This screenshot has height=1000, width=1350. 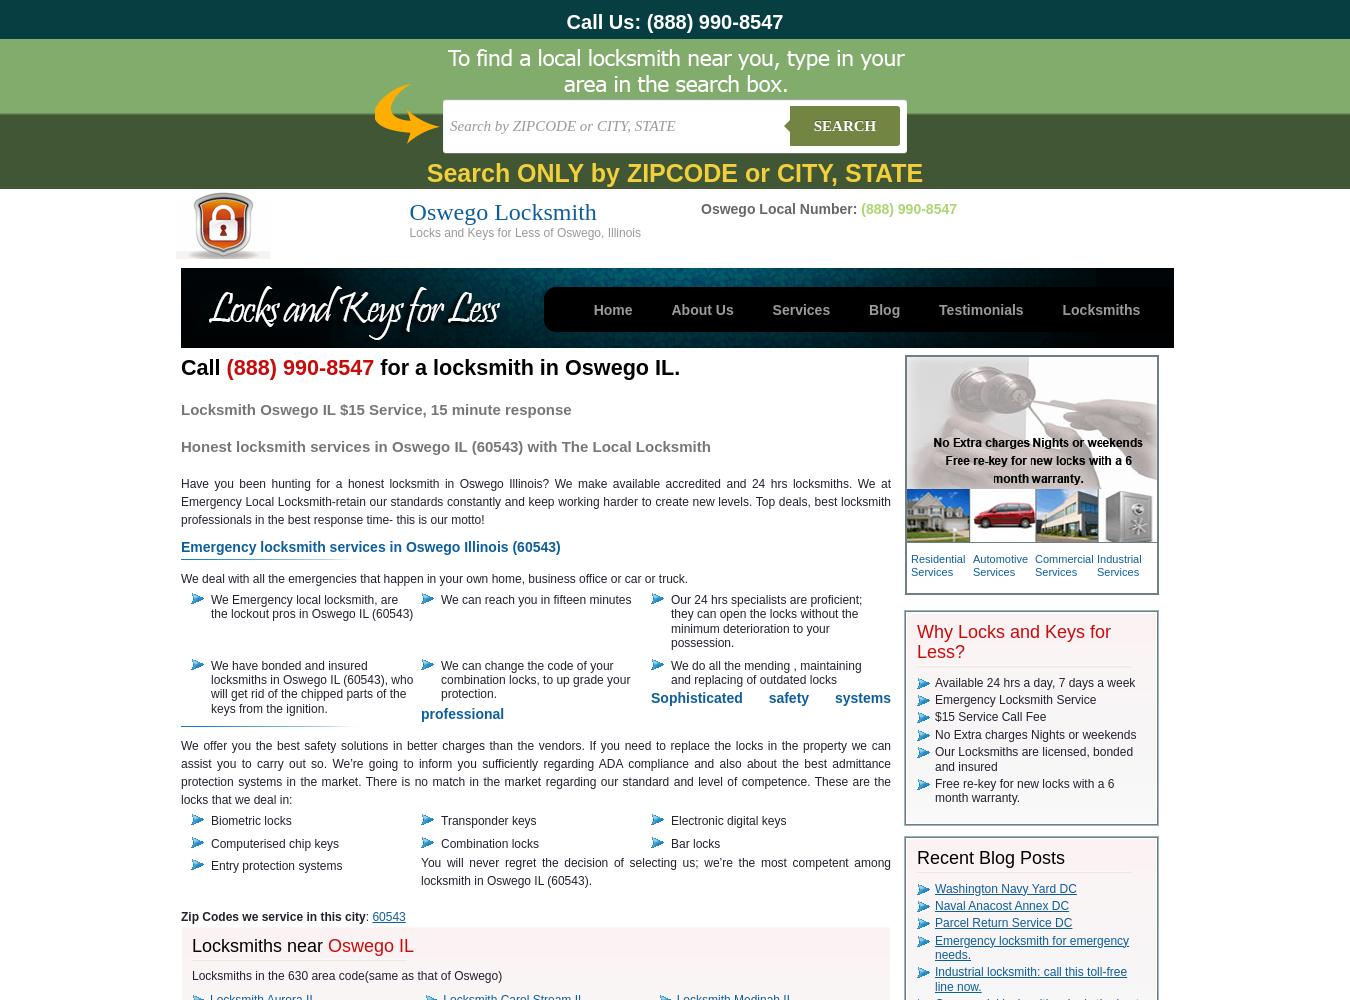 What do you see at coordinates (203, 366) in the screenshot?
I see `'Call'` at bounding box center [203, 366].